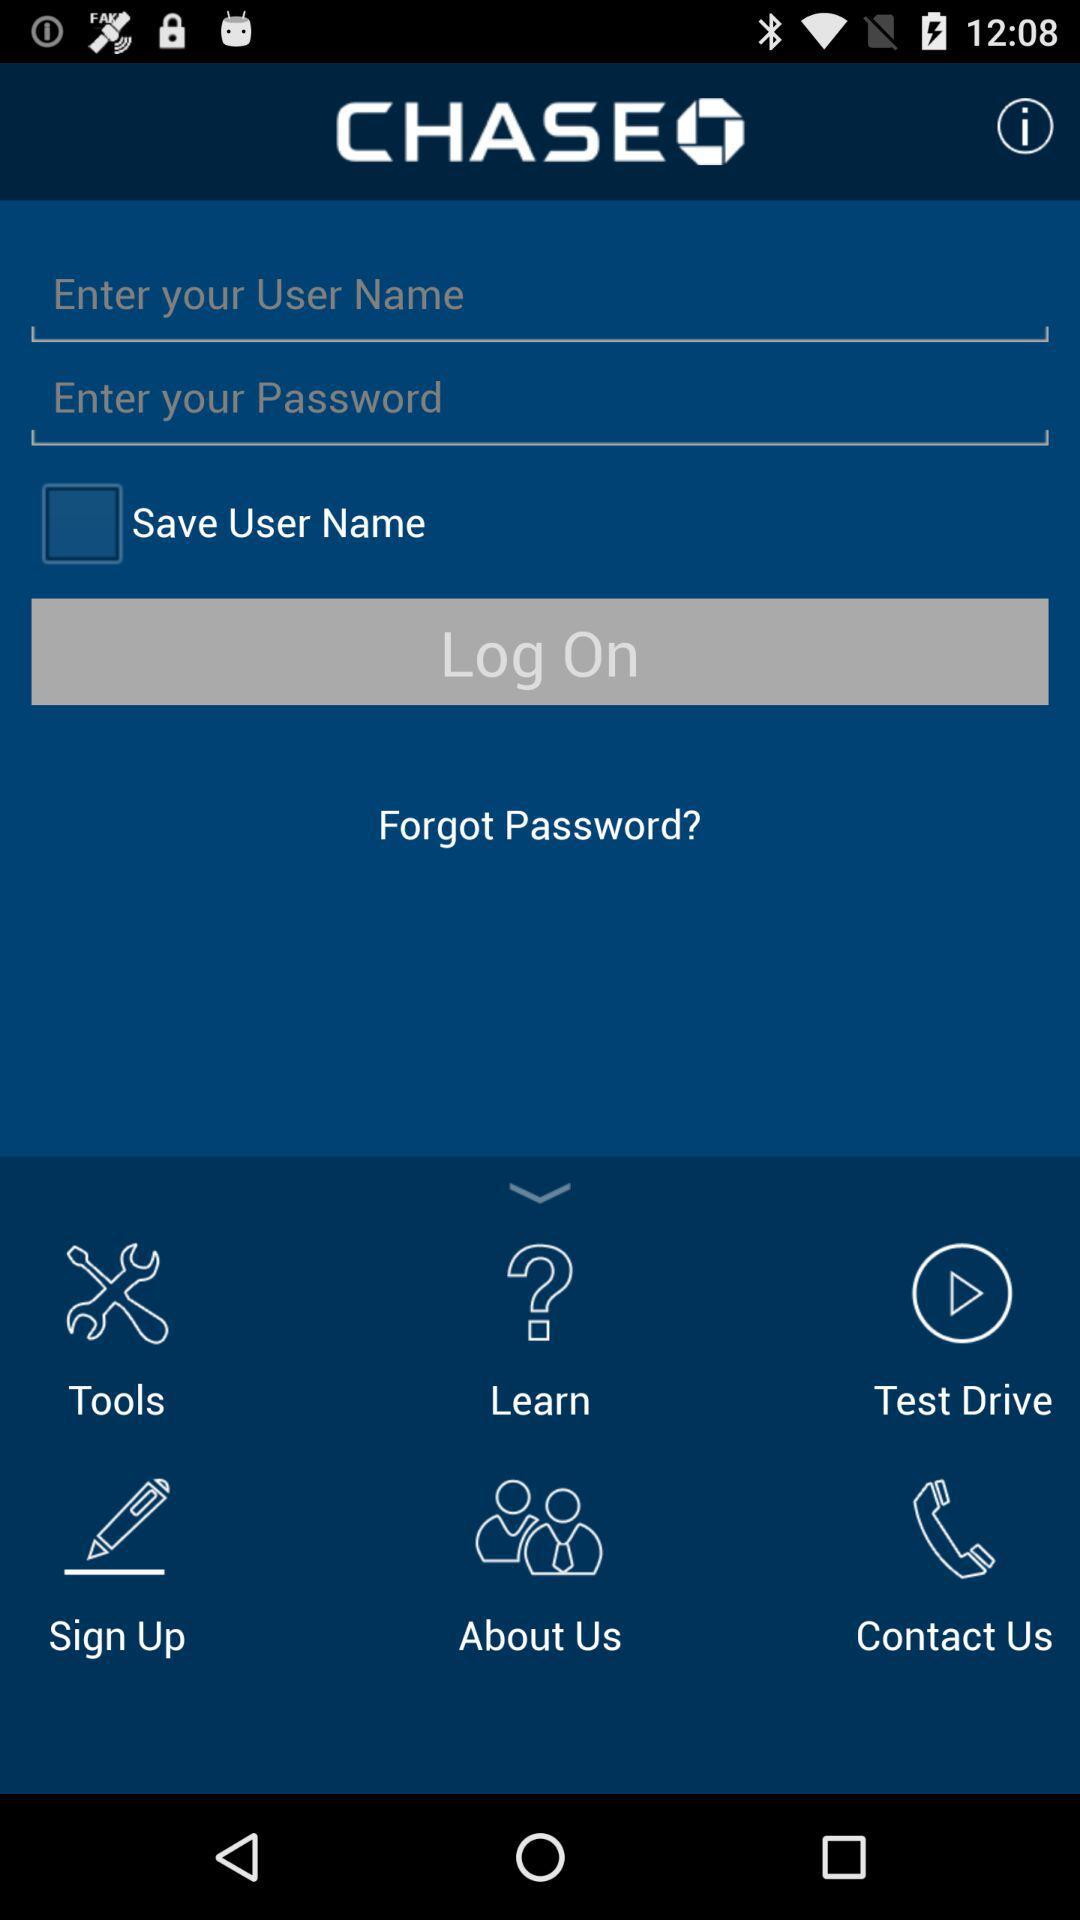 This screenshot has width=1080, height=1920. What do you see at coordinates (116, 1327) in the screenshot?
I see `item above sign up` at bounding box center [116, 1327].